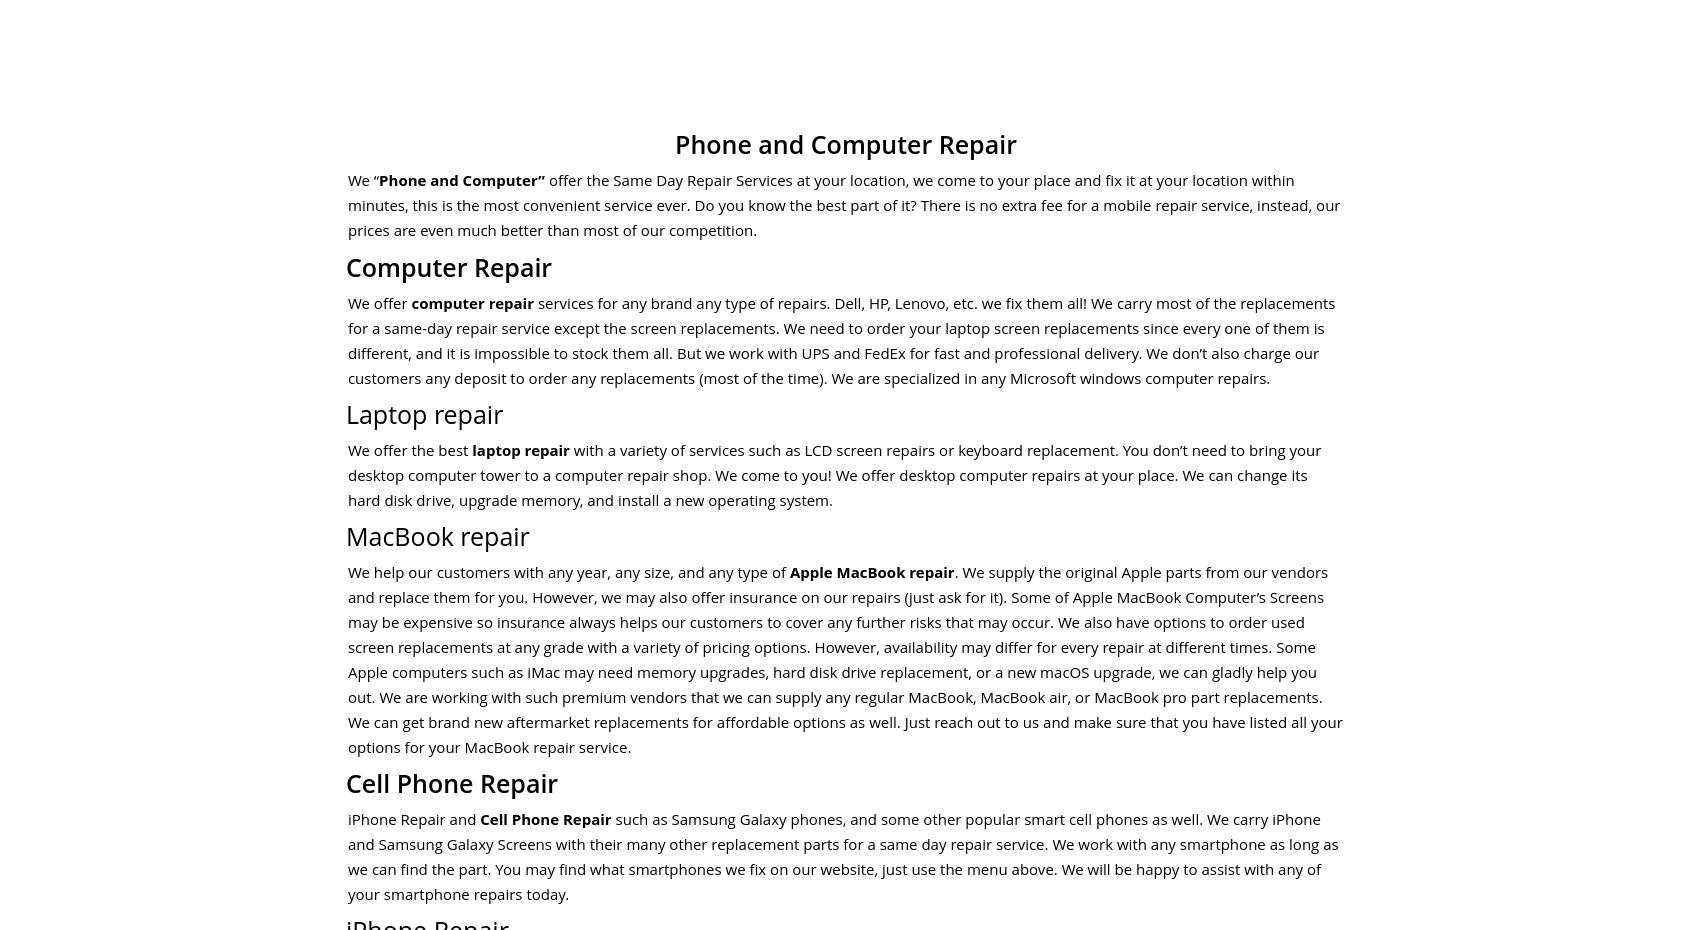 The width and height of the screenshot is (1692, 930). I want to click on 'Computer Repair', so click(343, 265).